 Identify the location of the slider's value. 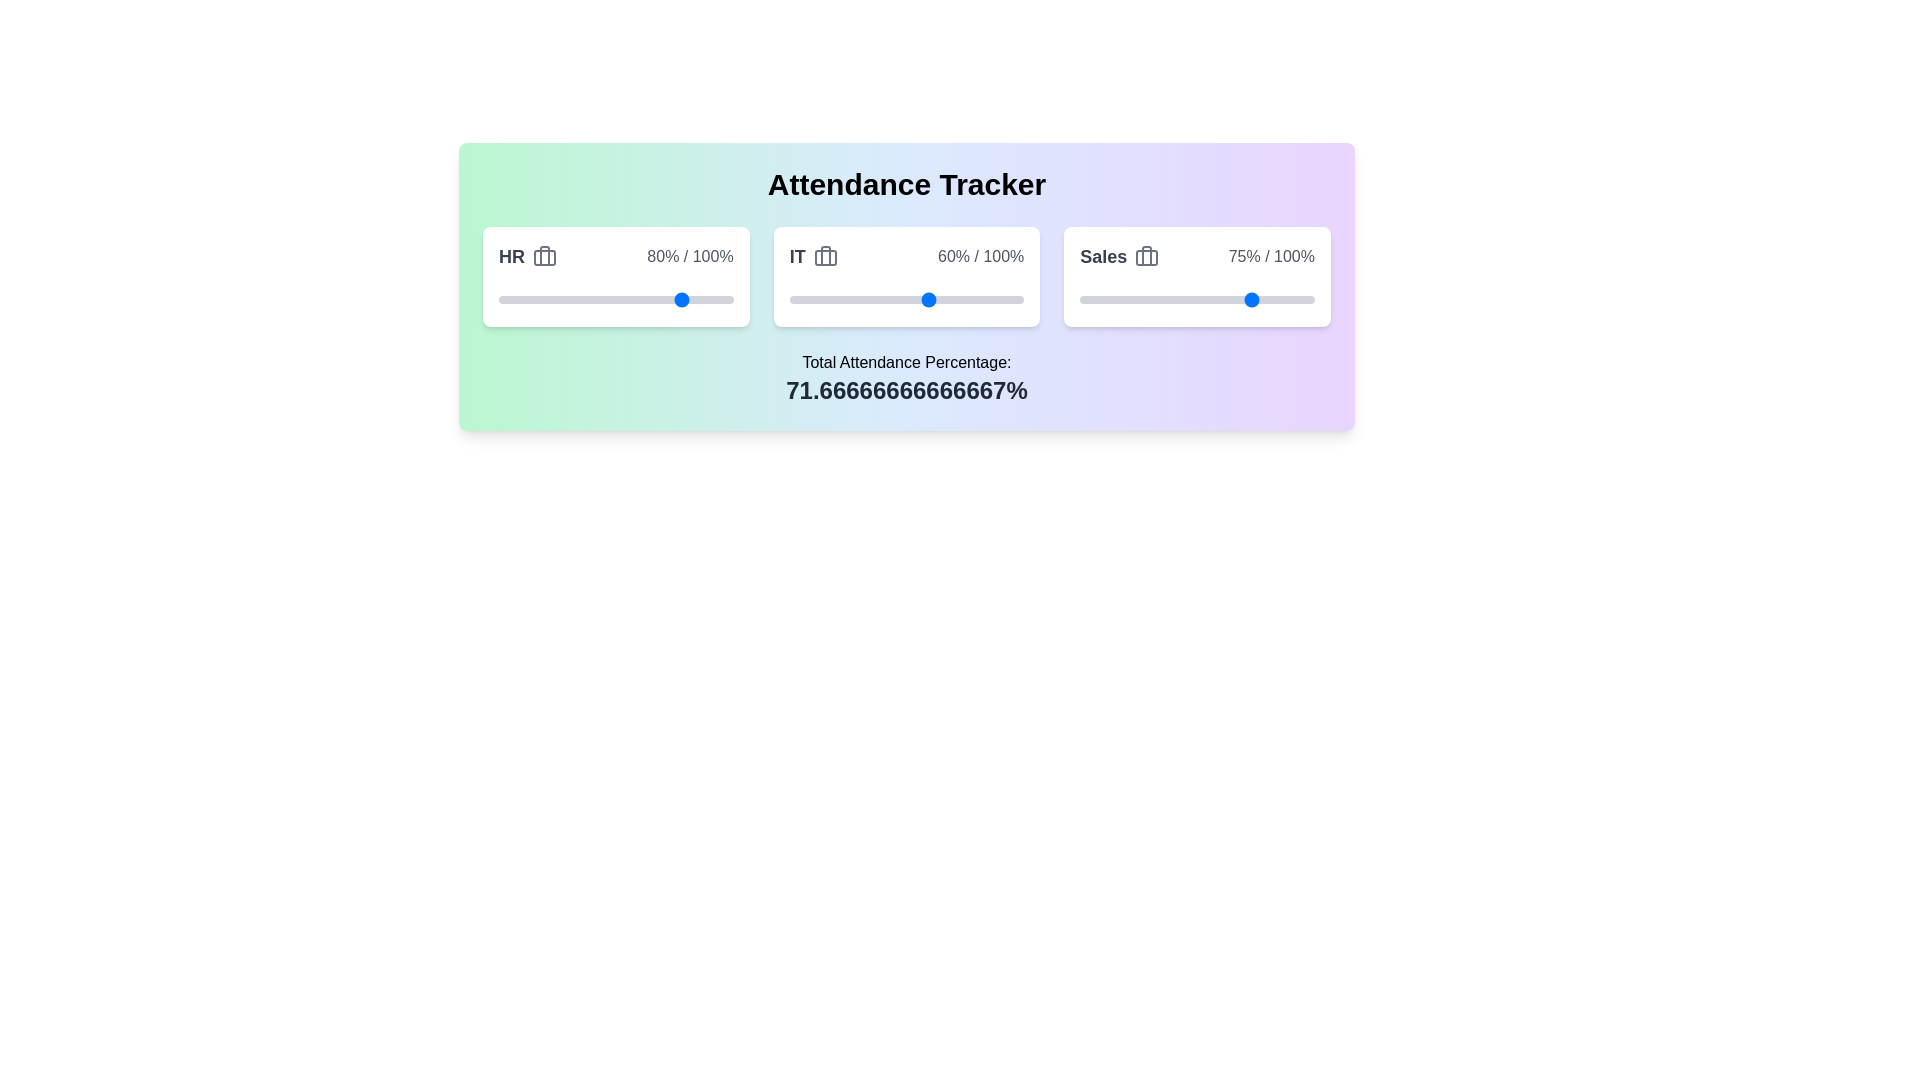
(1255, 300).